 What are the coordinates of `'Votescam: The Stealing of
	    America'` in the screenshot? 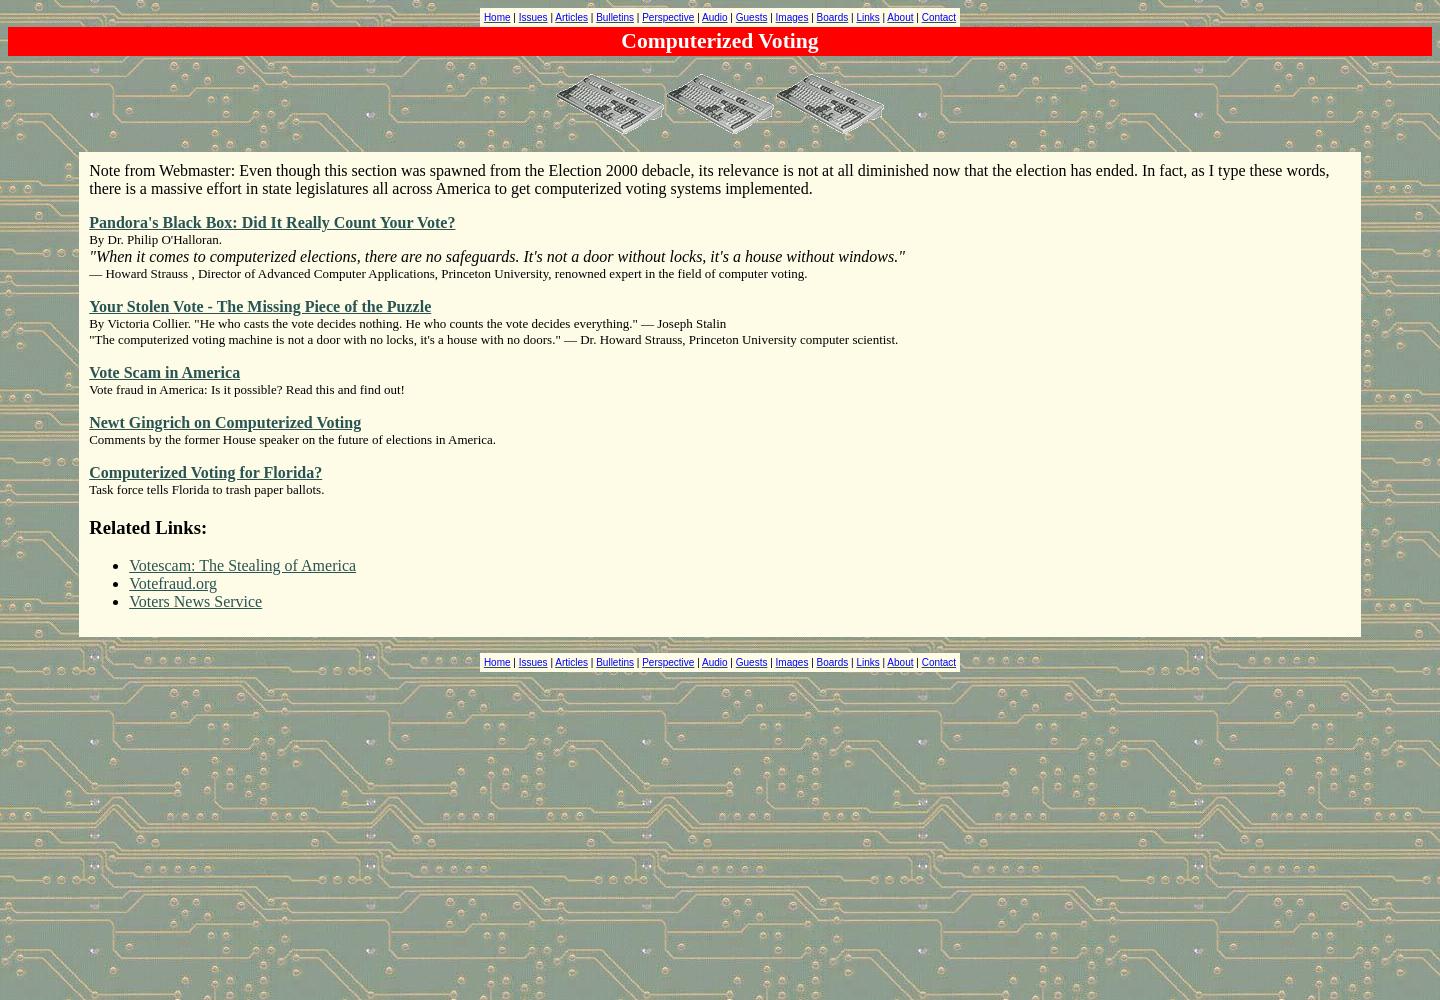 It's located at (128, 564).